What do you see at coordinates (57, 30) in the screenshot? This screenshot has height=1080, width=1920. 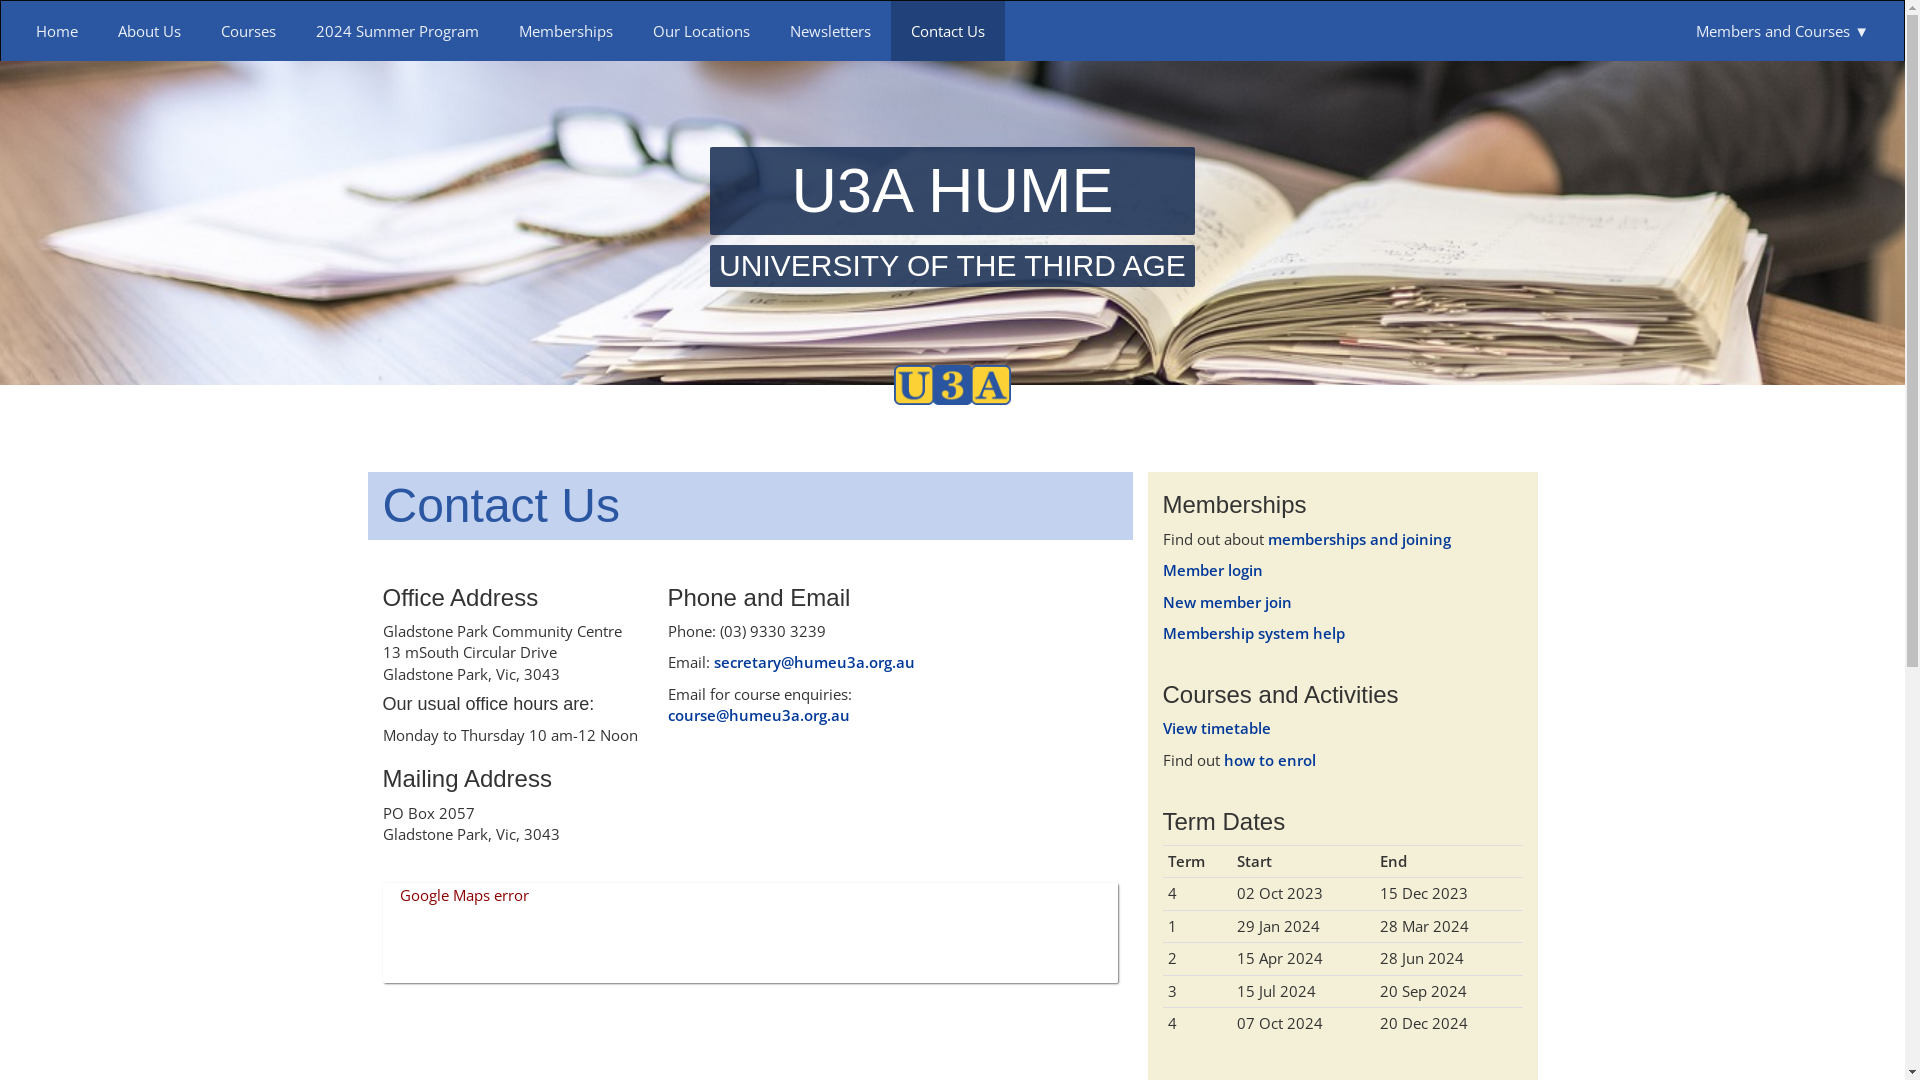 I see `'Home'` at bounding box center [57, 30].